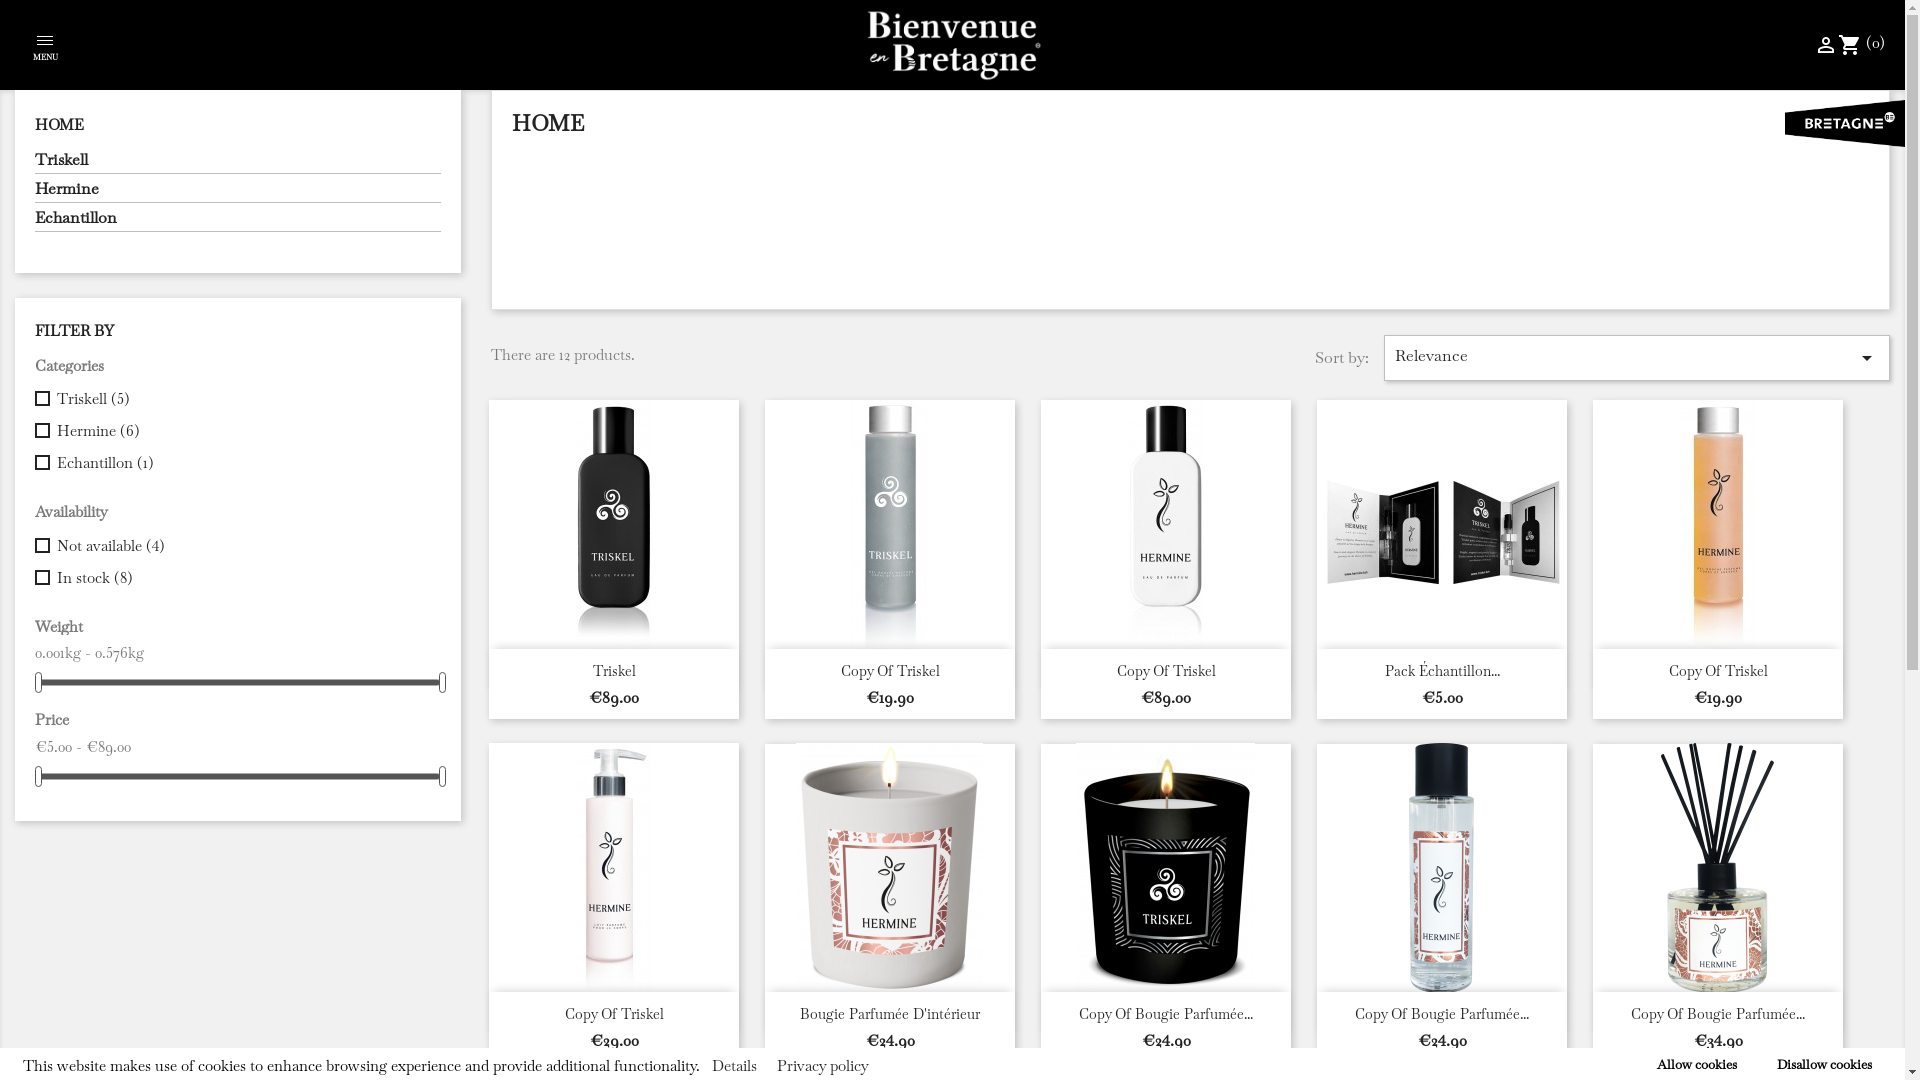 The width and height of the screenshot is (1920, 1080). What do you see at coordinates (1696, 1063) in the screenshot?
I see `'Allow cookies'` at bounding box center [1696, 1063].